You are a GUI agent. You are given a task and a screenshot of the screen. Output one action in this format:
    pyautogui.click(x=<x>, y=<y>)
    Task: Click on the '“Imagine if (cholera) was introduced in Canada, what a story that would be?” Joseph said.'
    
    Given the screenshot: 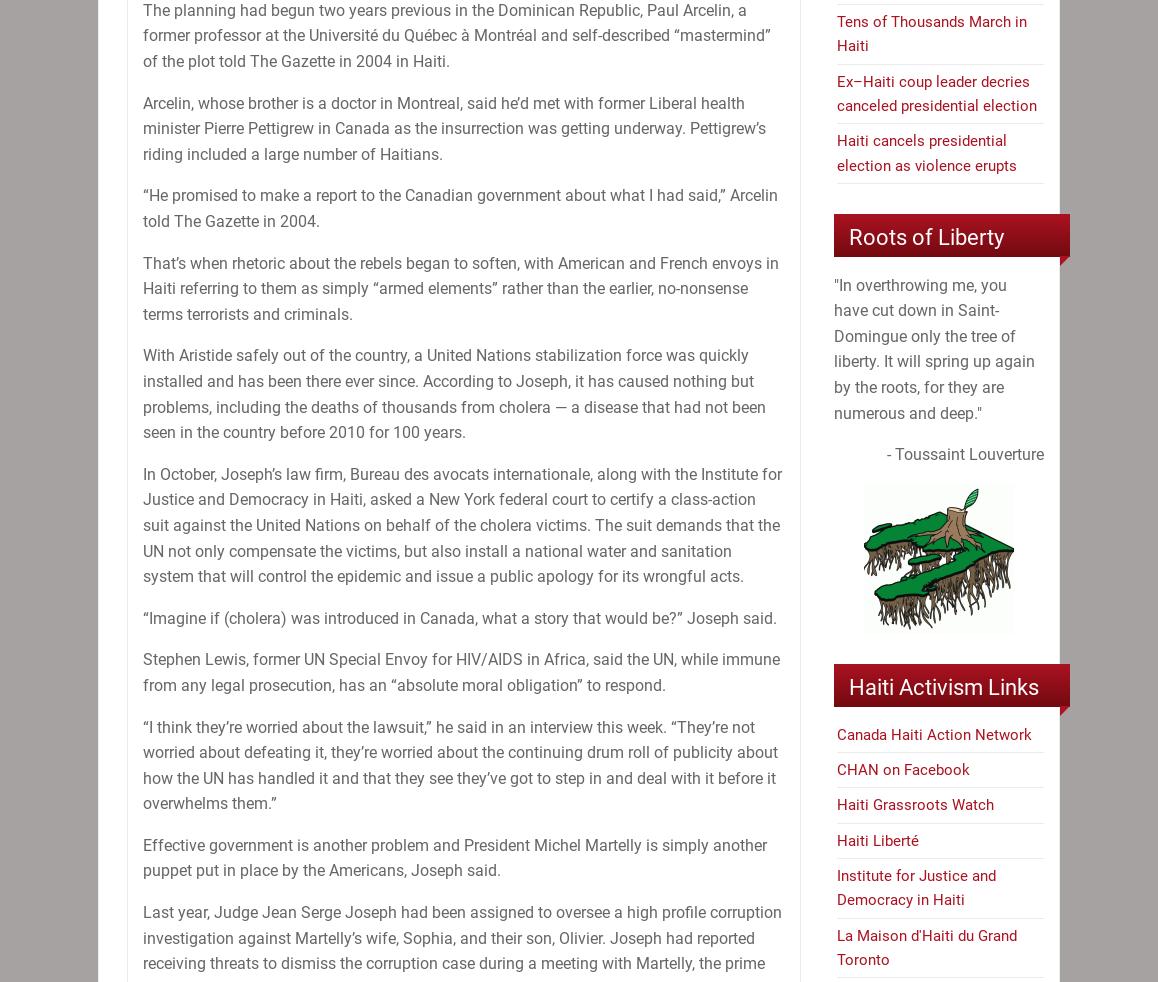 What is the action you would take?
    pyautogui.click(x=459, y=616)
    